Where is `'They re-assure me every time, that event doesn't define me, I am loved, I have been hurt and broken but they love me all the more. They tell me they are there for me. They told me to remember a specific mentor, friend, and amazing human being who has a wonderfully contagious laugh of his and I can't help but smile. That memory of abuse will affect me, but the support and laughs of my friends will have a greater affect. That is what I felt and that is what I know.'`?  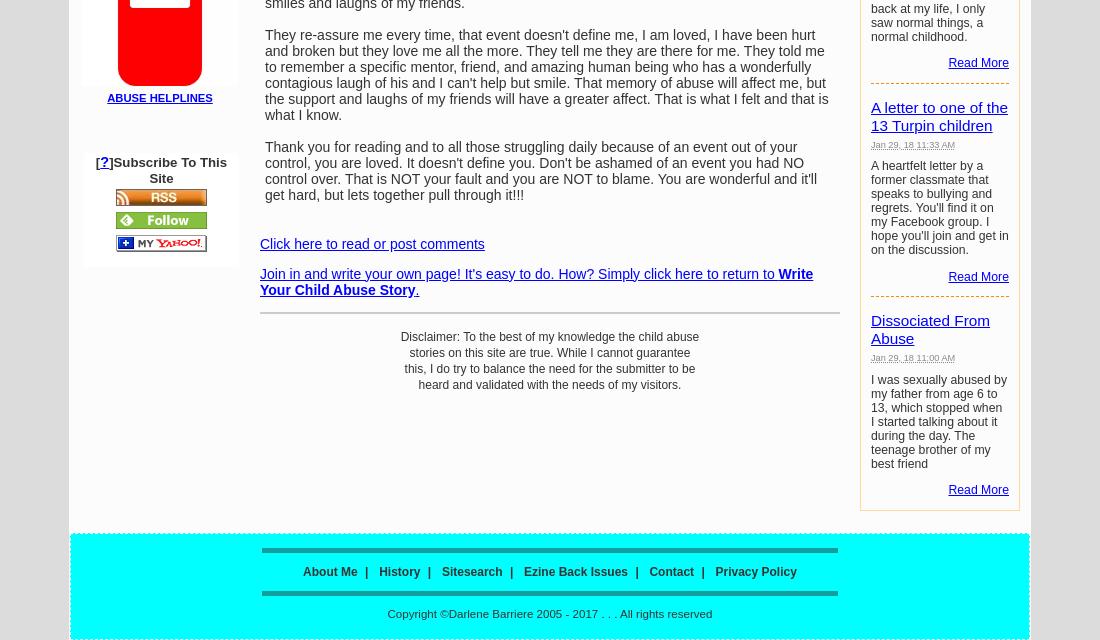
'They re-assure me every time, that event doesn't define me, I am loved, I have been hurt and broken but they love me all the more. They tell me they are there for me. They told me to remember a specific mentor, friend, and amazing human being who has a wonderfully contagious laugh of his and I can't help but smile. That memory of abuse will affect me, but the support and laughs of my friends will have a greater affect. That is what I felt and that is what I know.' is located at coordinates (546, 73).